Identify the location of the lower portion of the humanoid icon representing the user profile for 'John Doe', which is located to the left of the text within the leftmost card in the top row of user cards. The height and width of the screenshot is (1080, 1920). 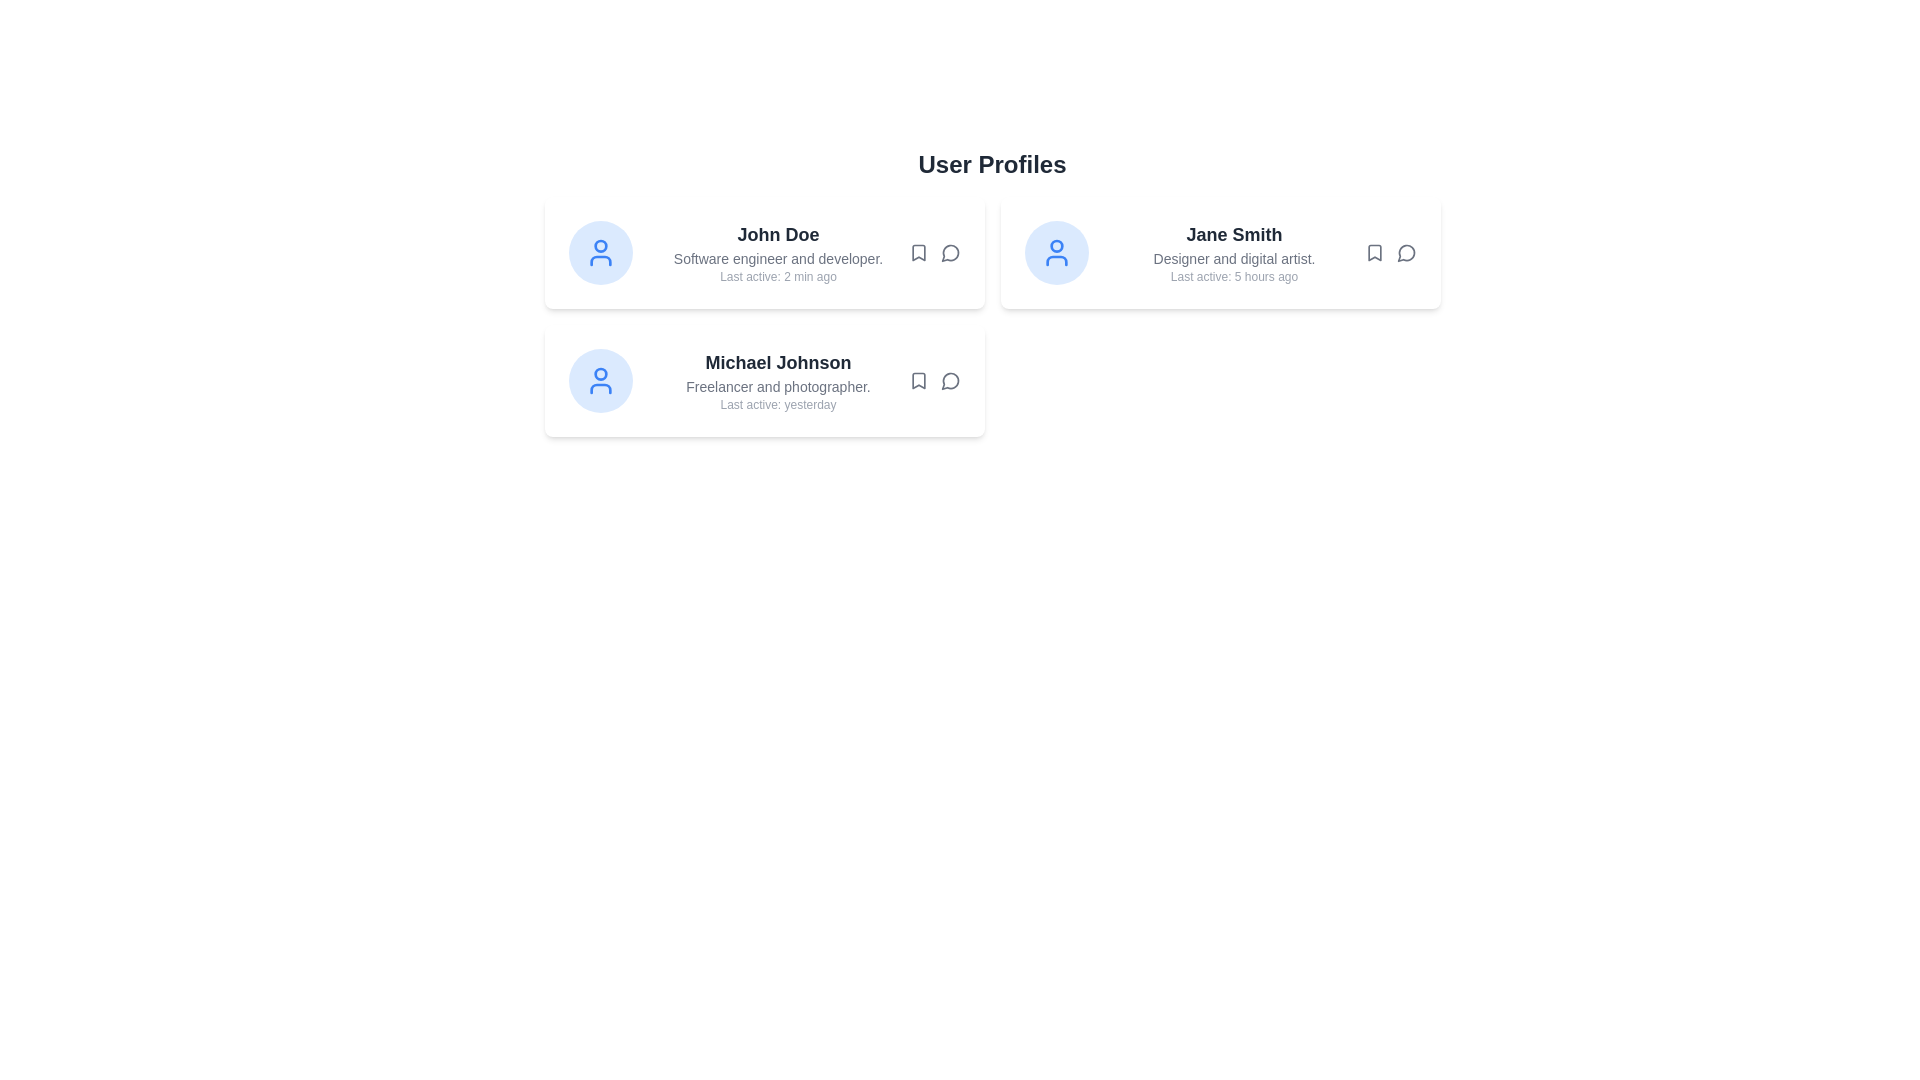
(599, 260).